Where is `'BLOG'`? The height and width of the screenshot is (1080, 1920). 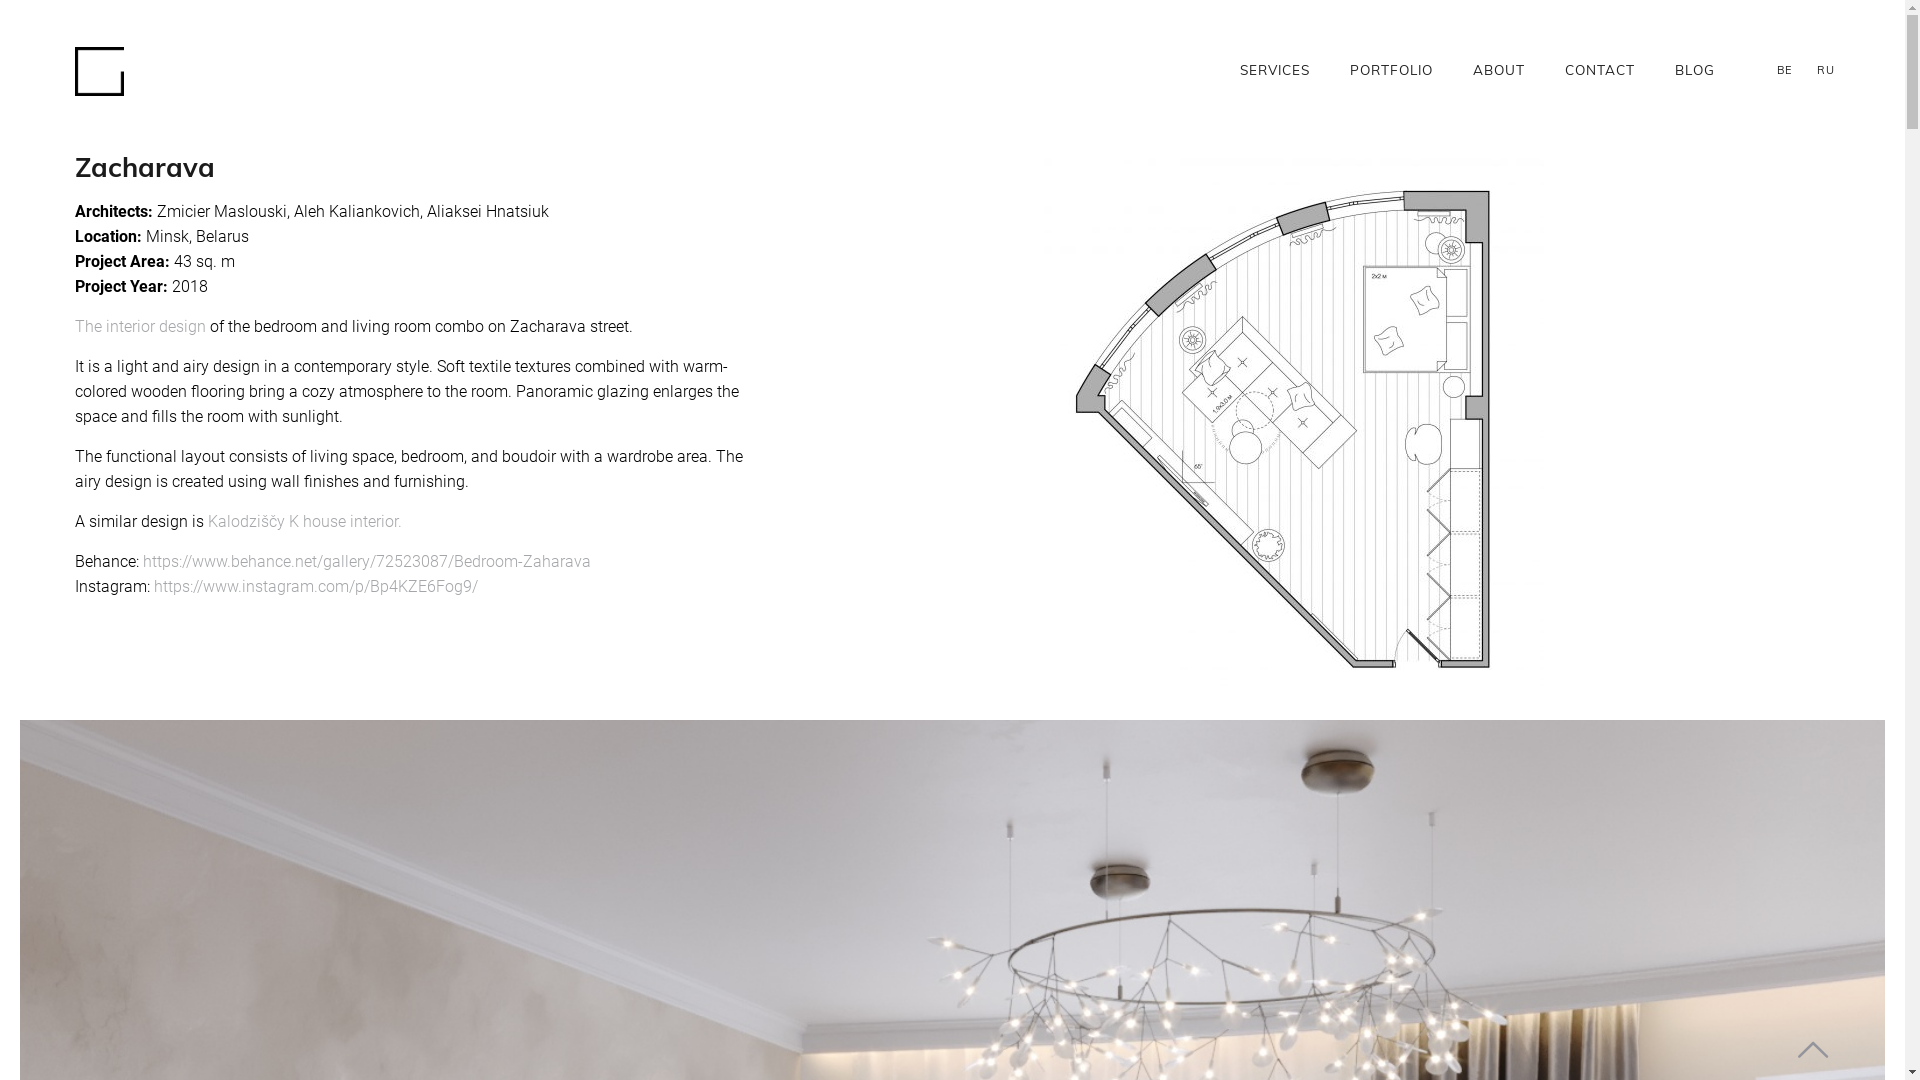 'BLOG' is located at coordinates (1693, 68).